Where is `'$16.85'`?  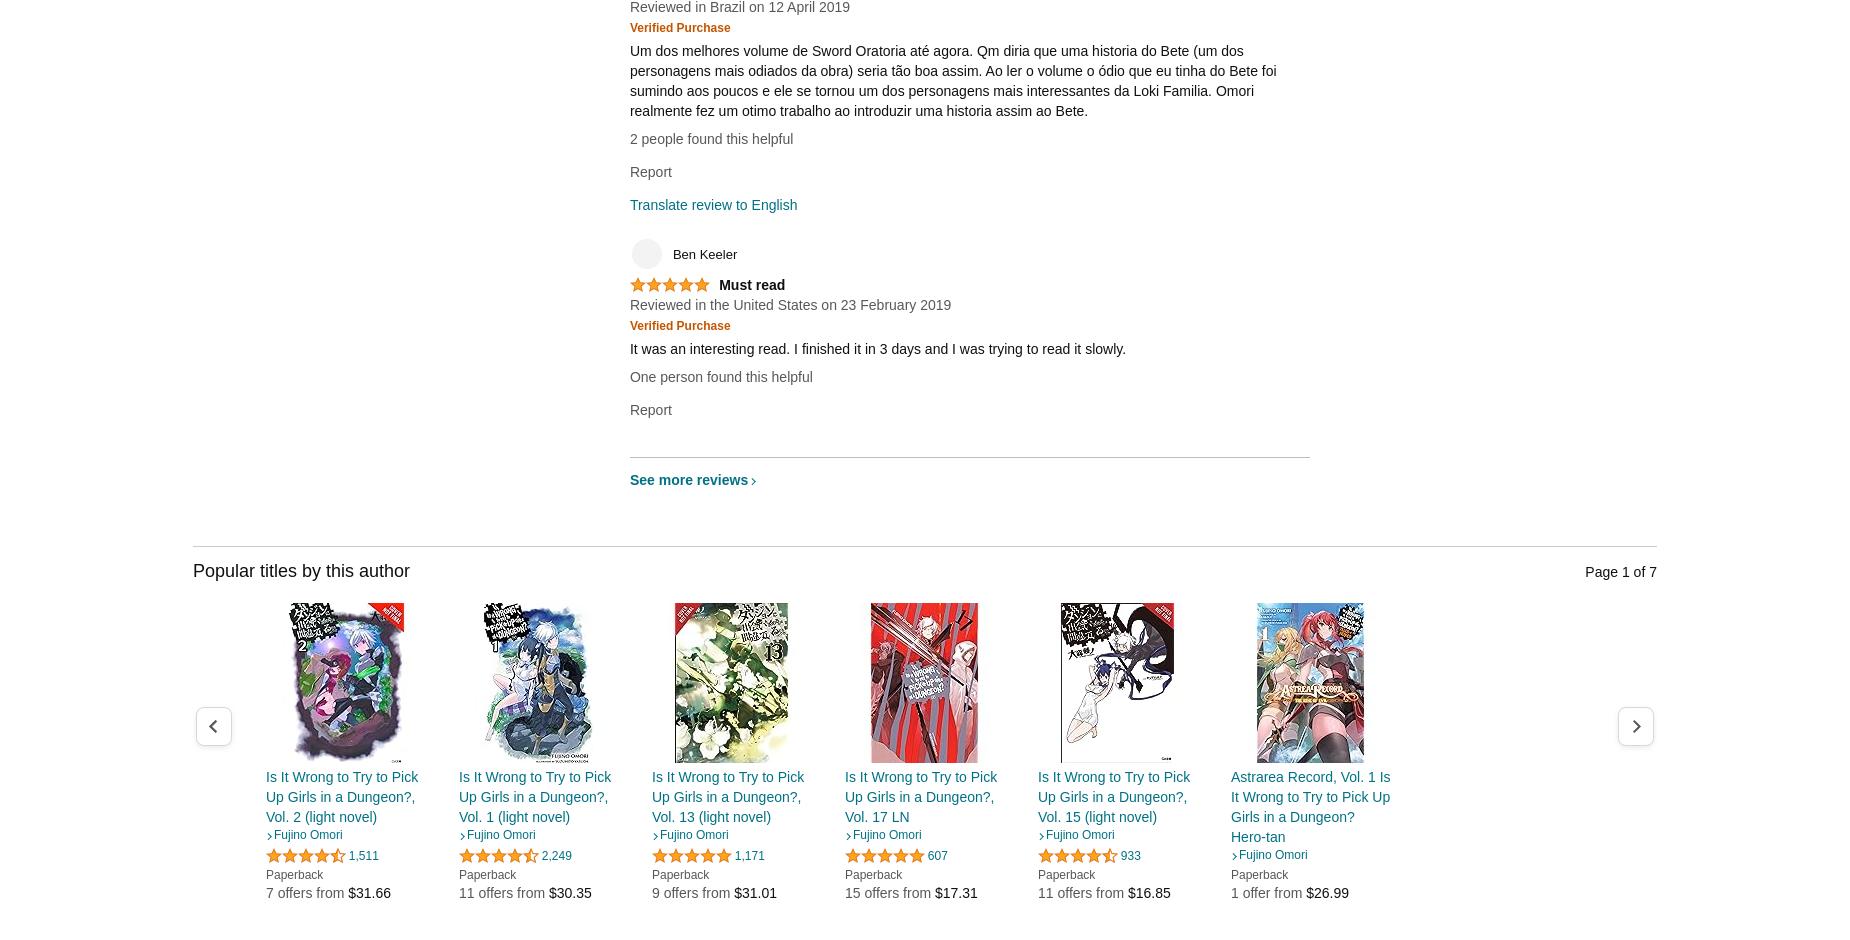
'$16.85' is located at coordinates (1126, 893).